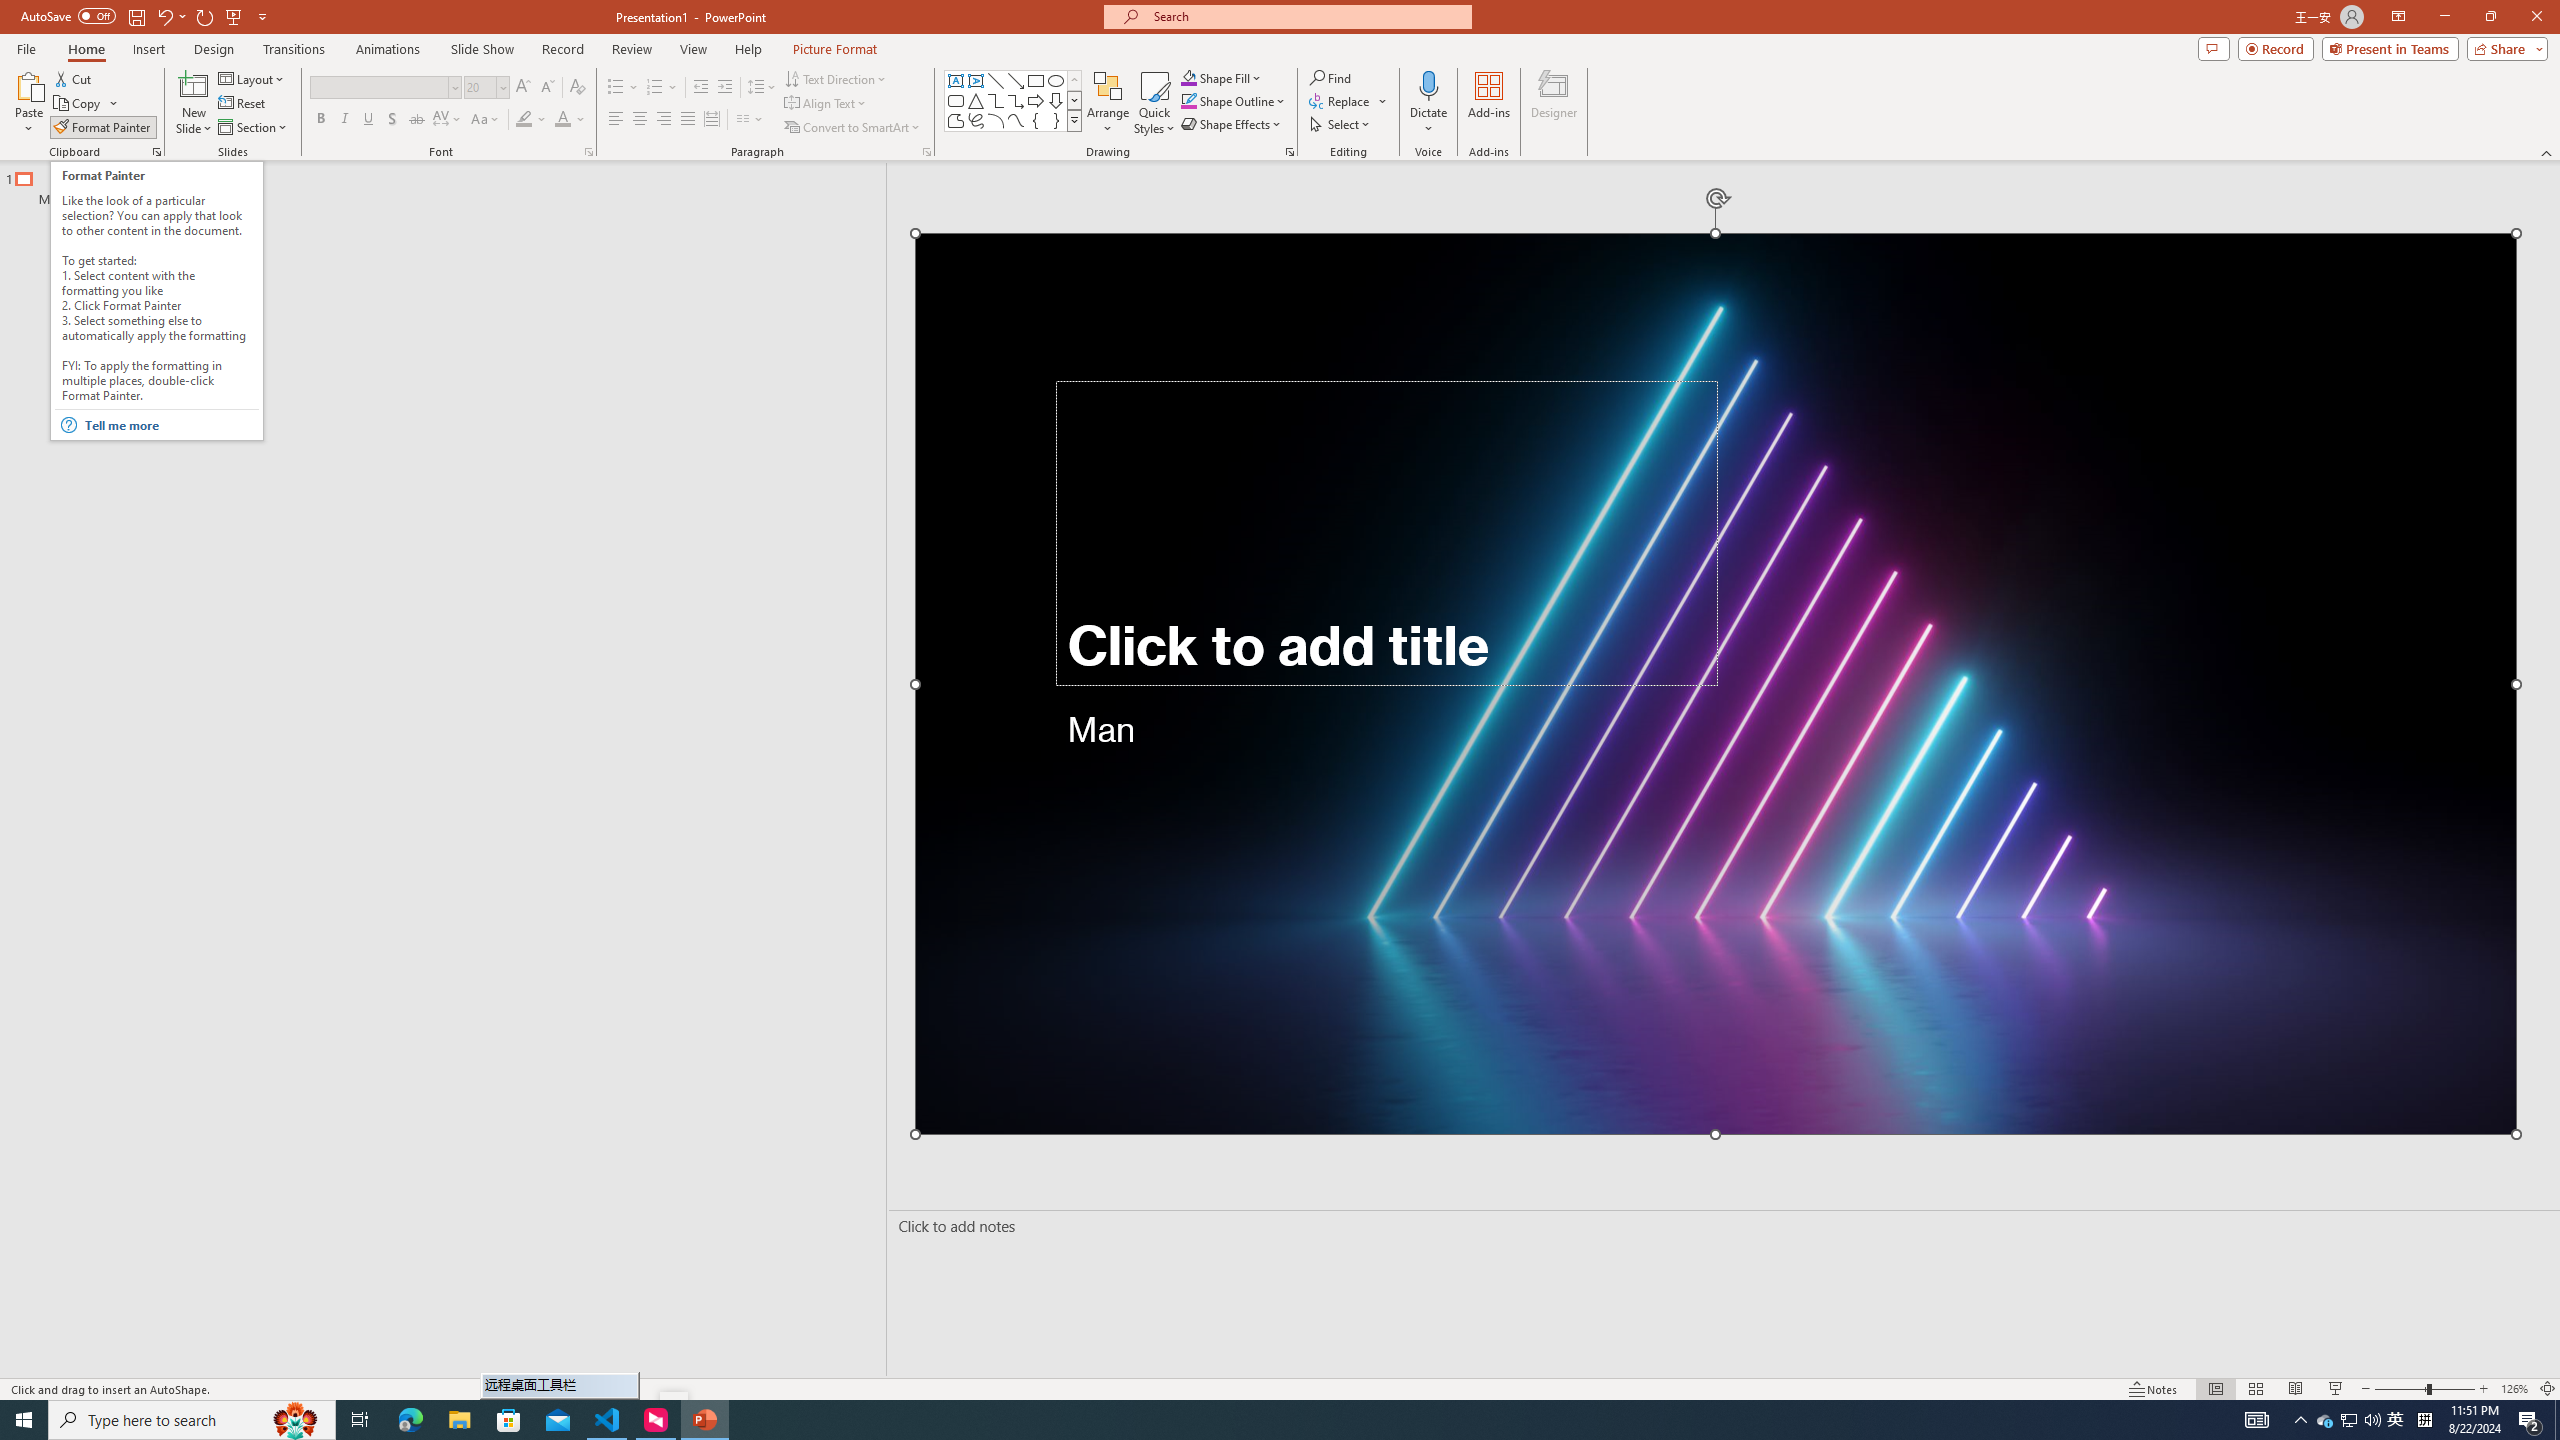 The width and height of the screenshot is (2560, 1440). I want to click on 'Font Color Red', so click(562, 118).